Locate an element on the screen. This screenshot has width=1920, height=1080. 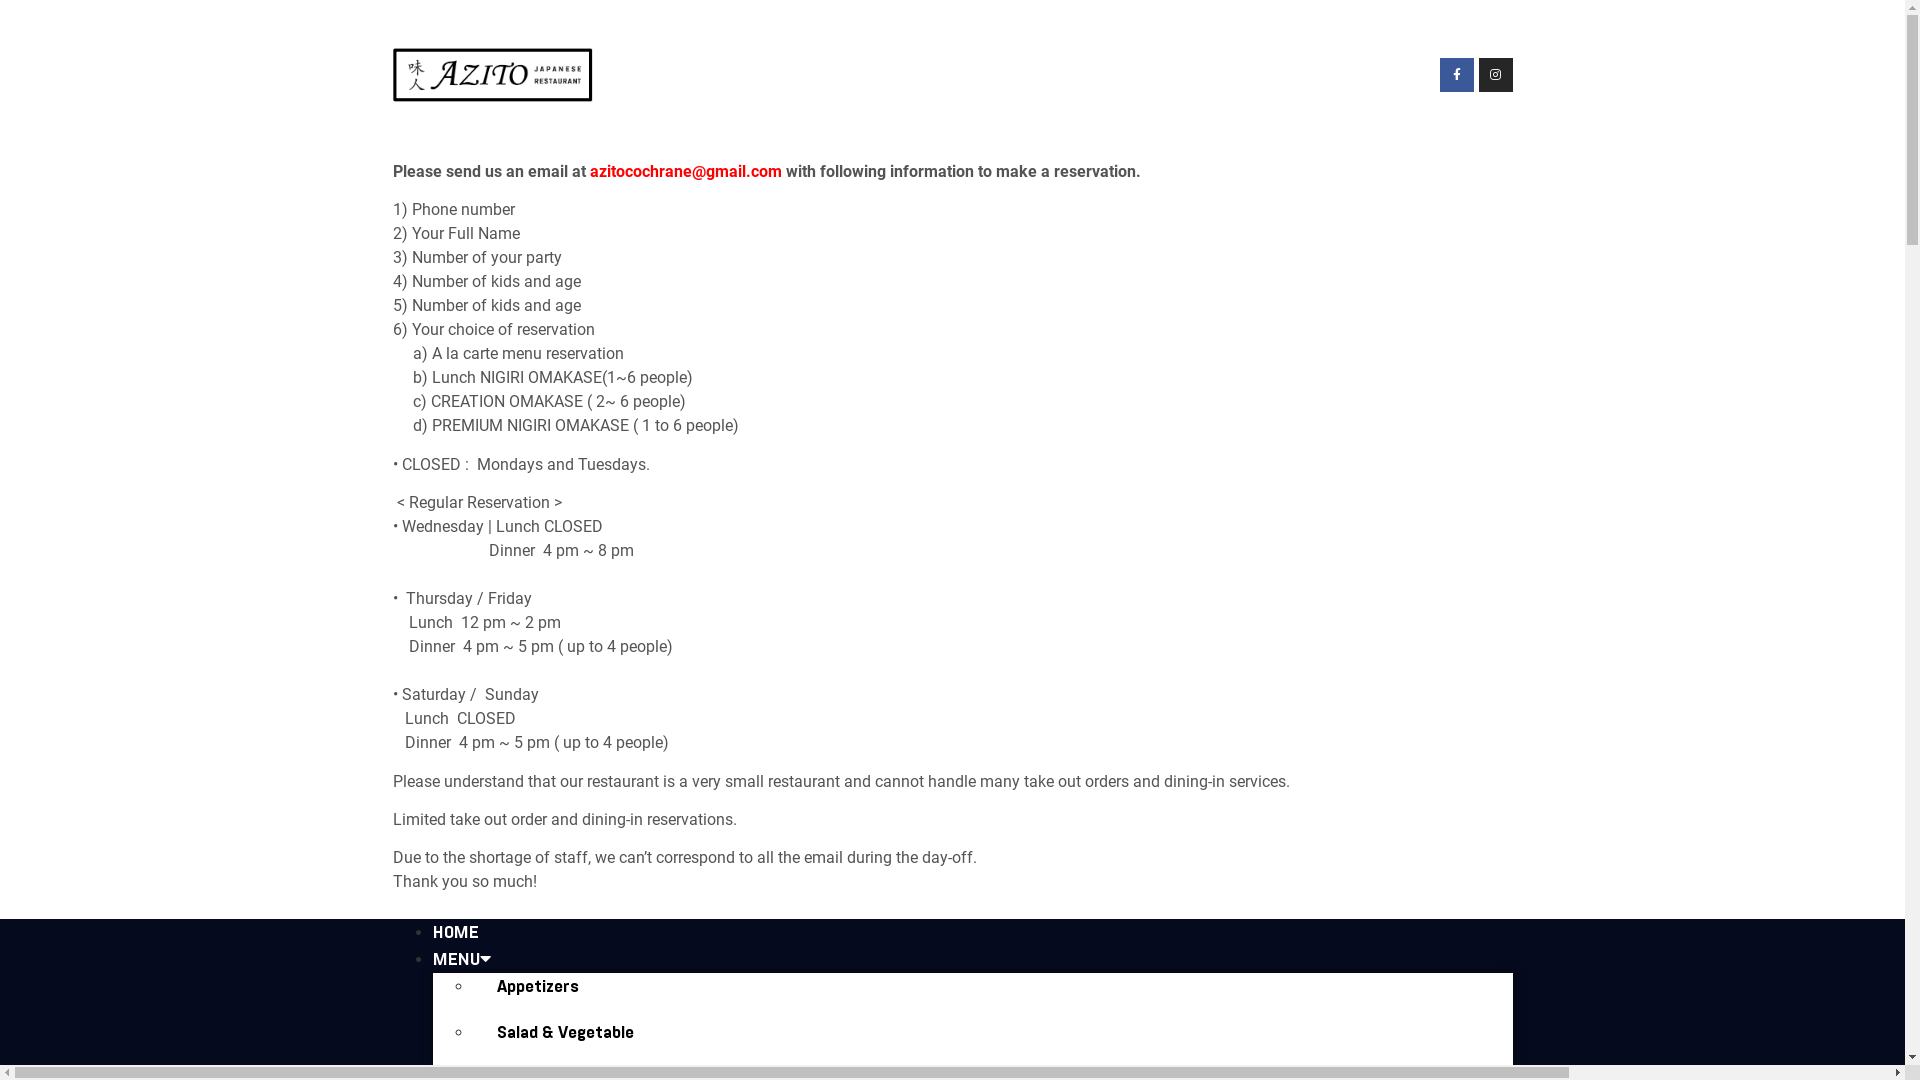
'Appetizers' is located at coordinates (537, 985).